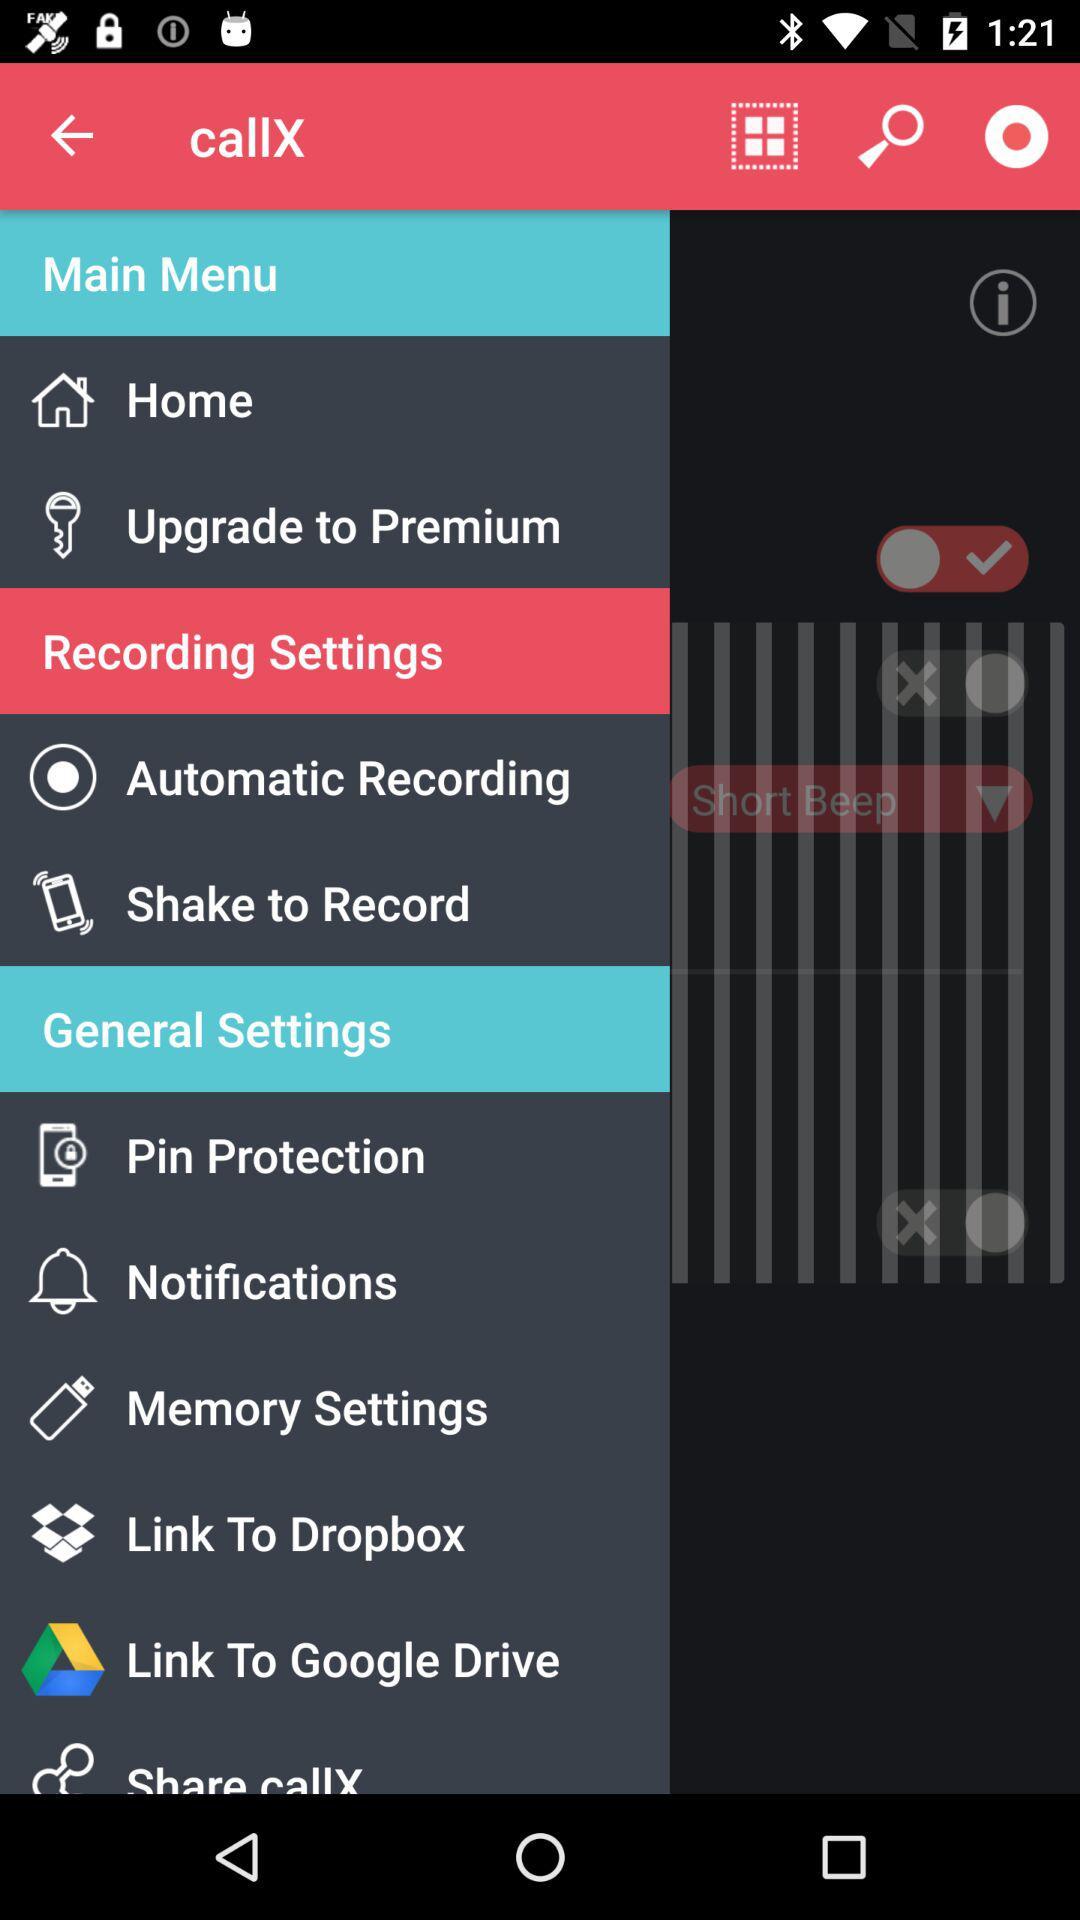 The height and width of the screenshot is (1920, 1080). I want to click on the info icon, so click(1015, 272).